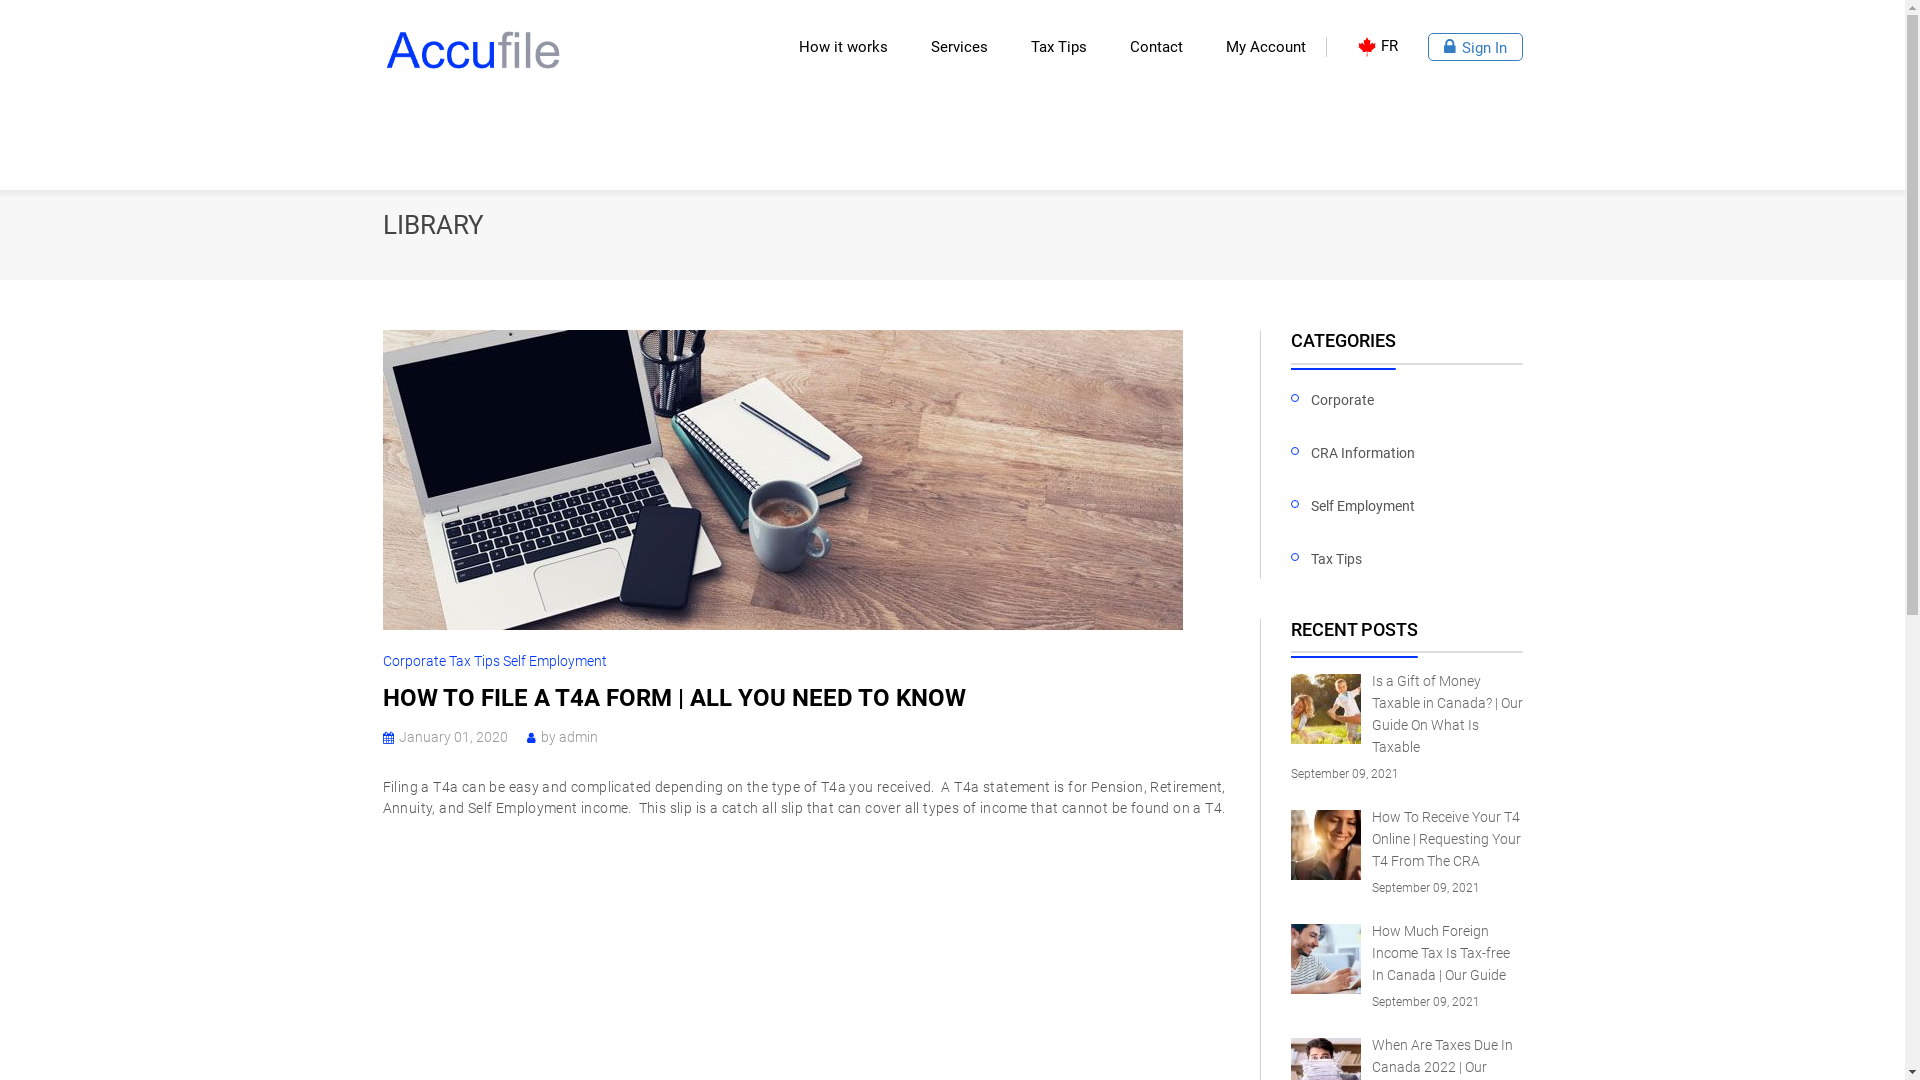 The width and height of the screenshot is (1920, 1080). Describe the element at coordinates (964, 45) in the screenshot. I see `'Services'` at that location.